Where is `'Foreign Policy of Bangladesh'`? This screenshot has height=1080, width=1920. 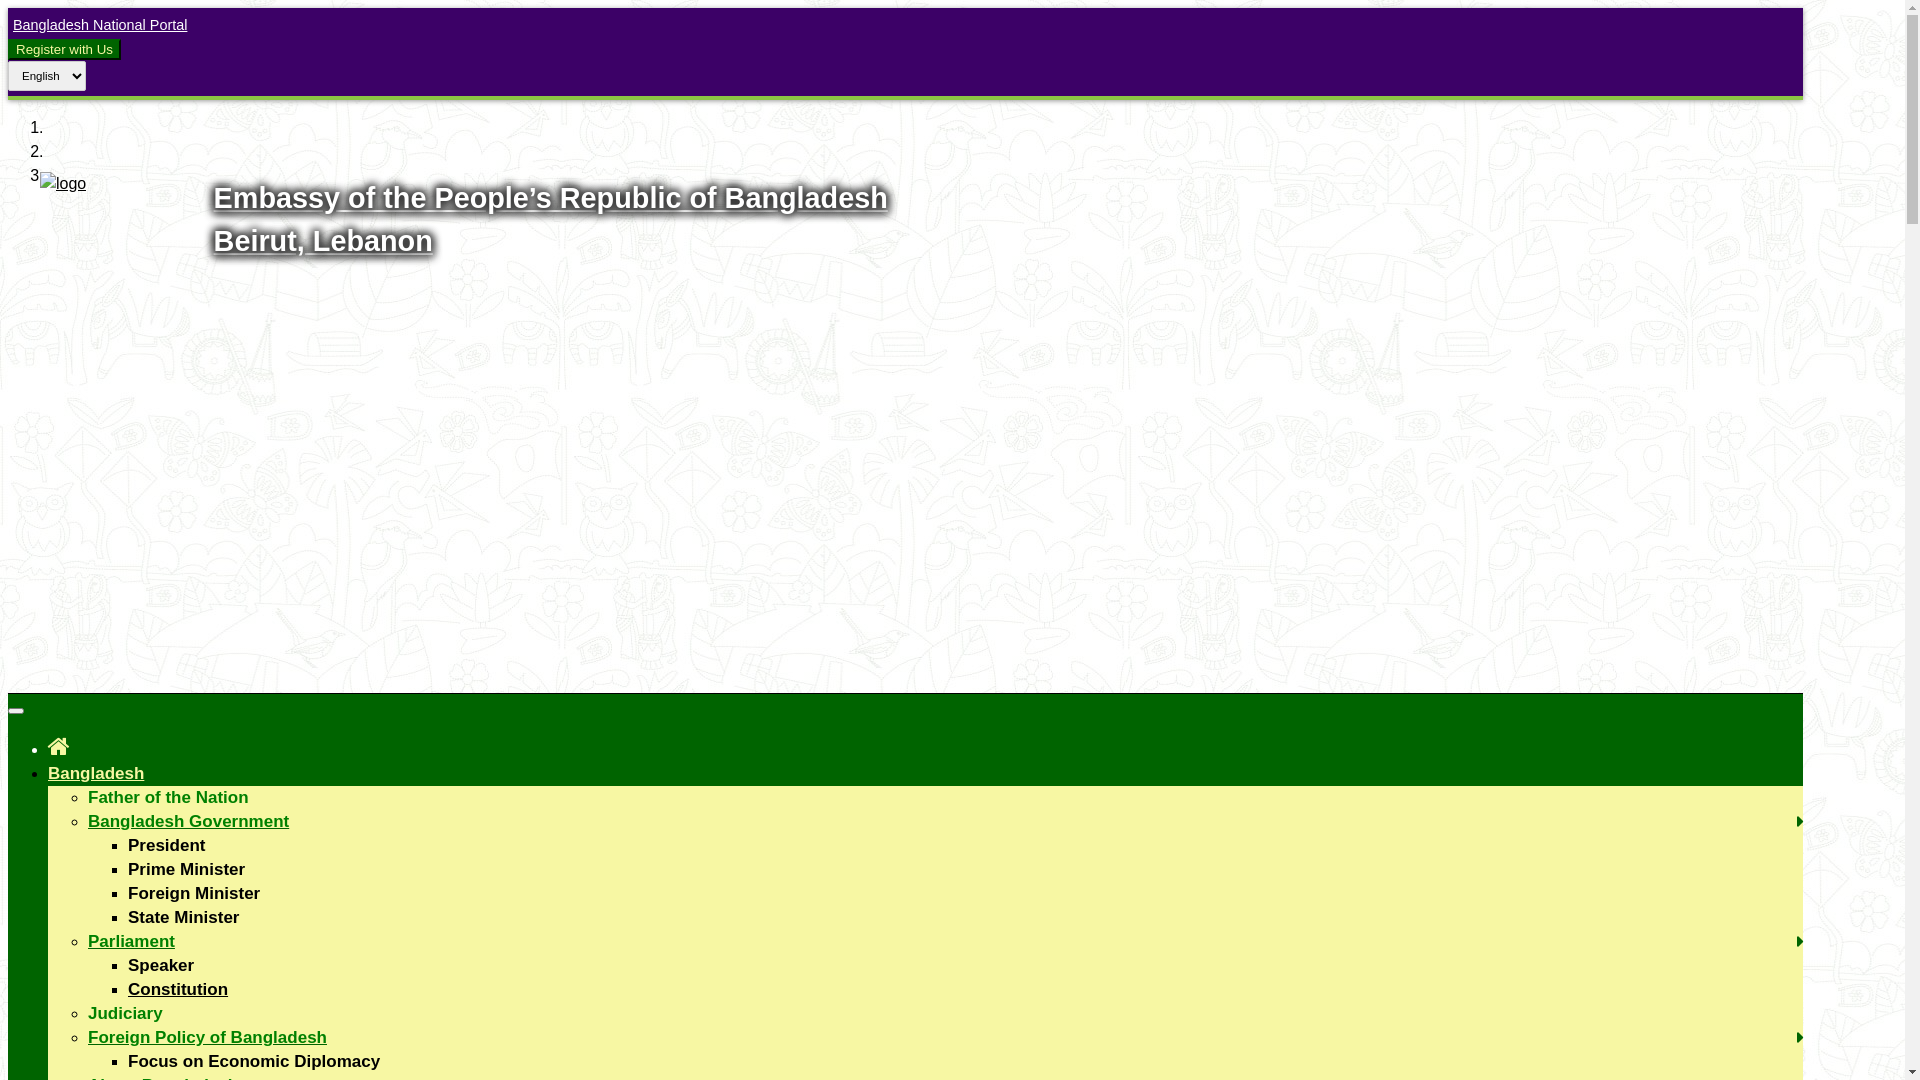 'Foreign Policy of Bangladesh' is located at coordinates (207, 1036).